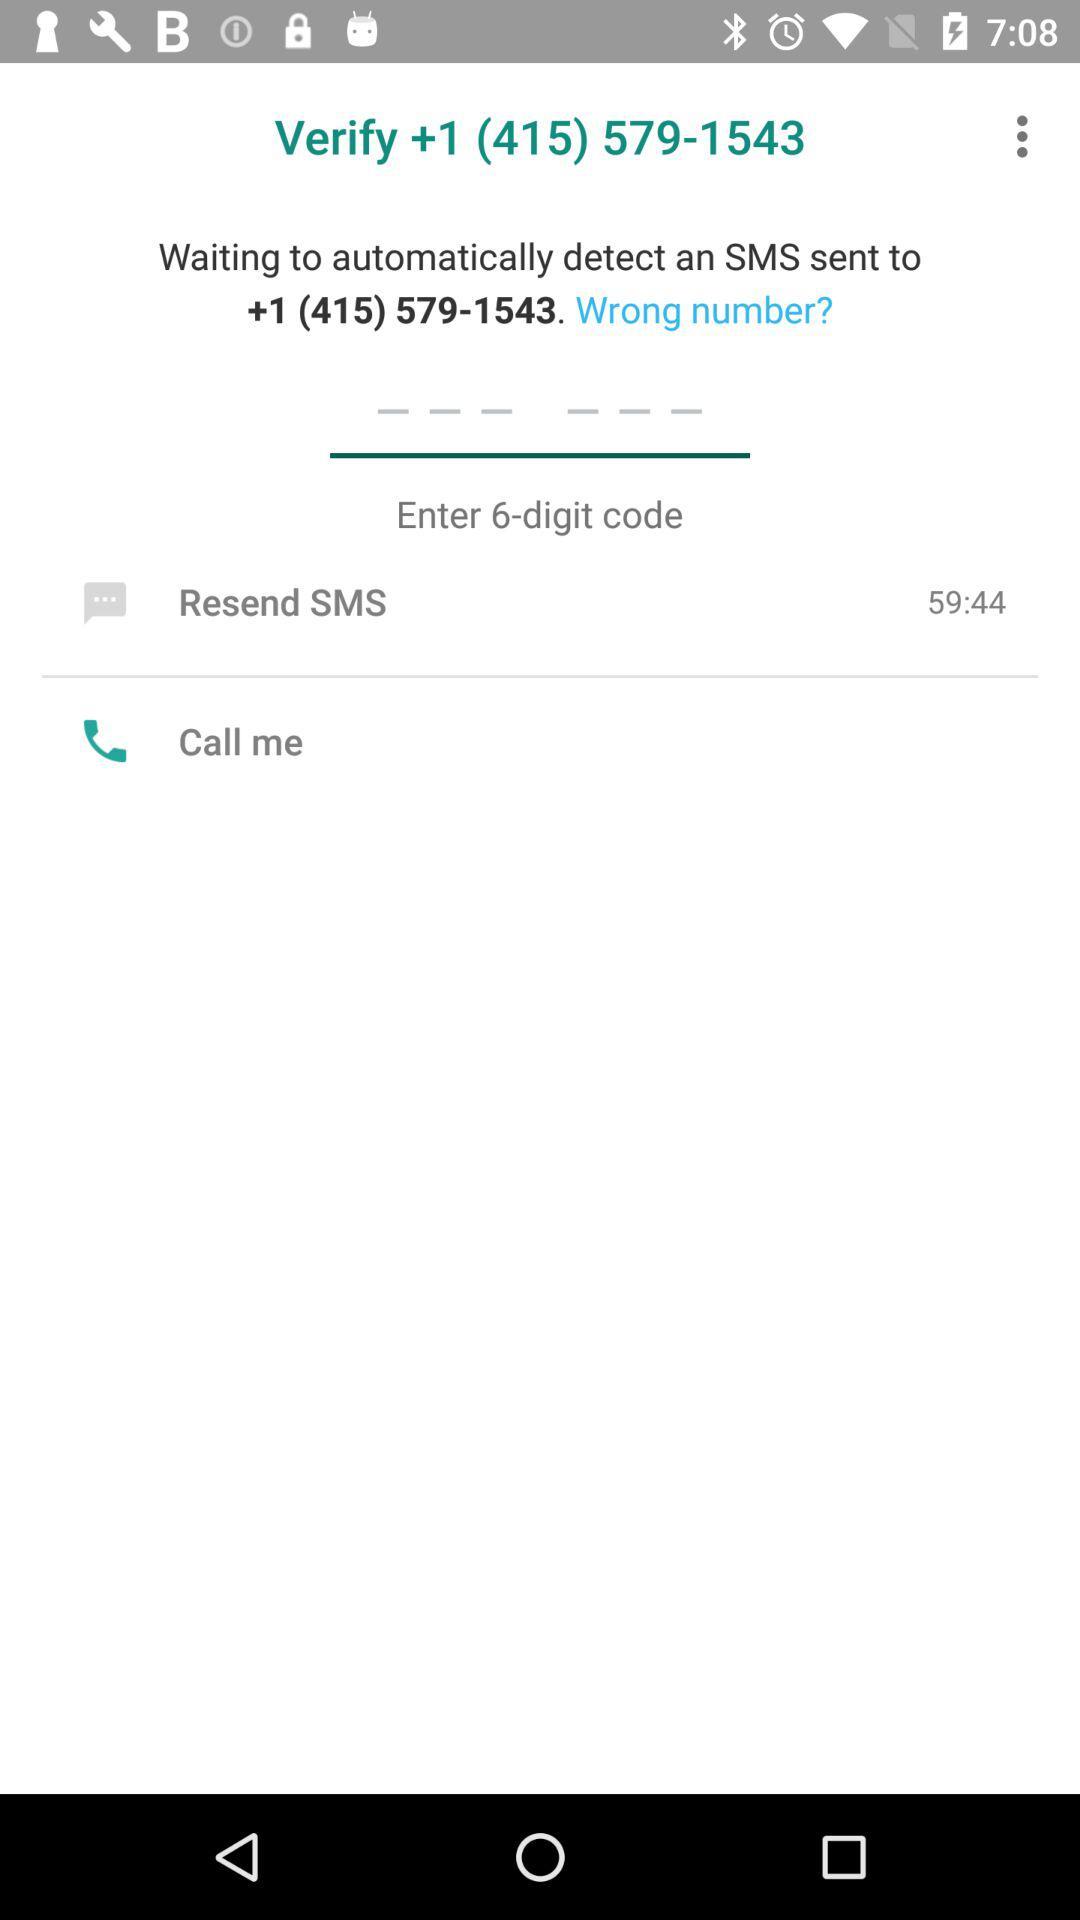  I want to click on the icon on the left, so click(188, 739).